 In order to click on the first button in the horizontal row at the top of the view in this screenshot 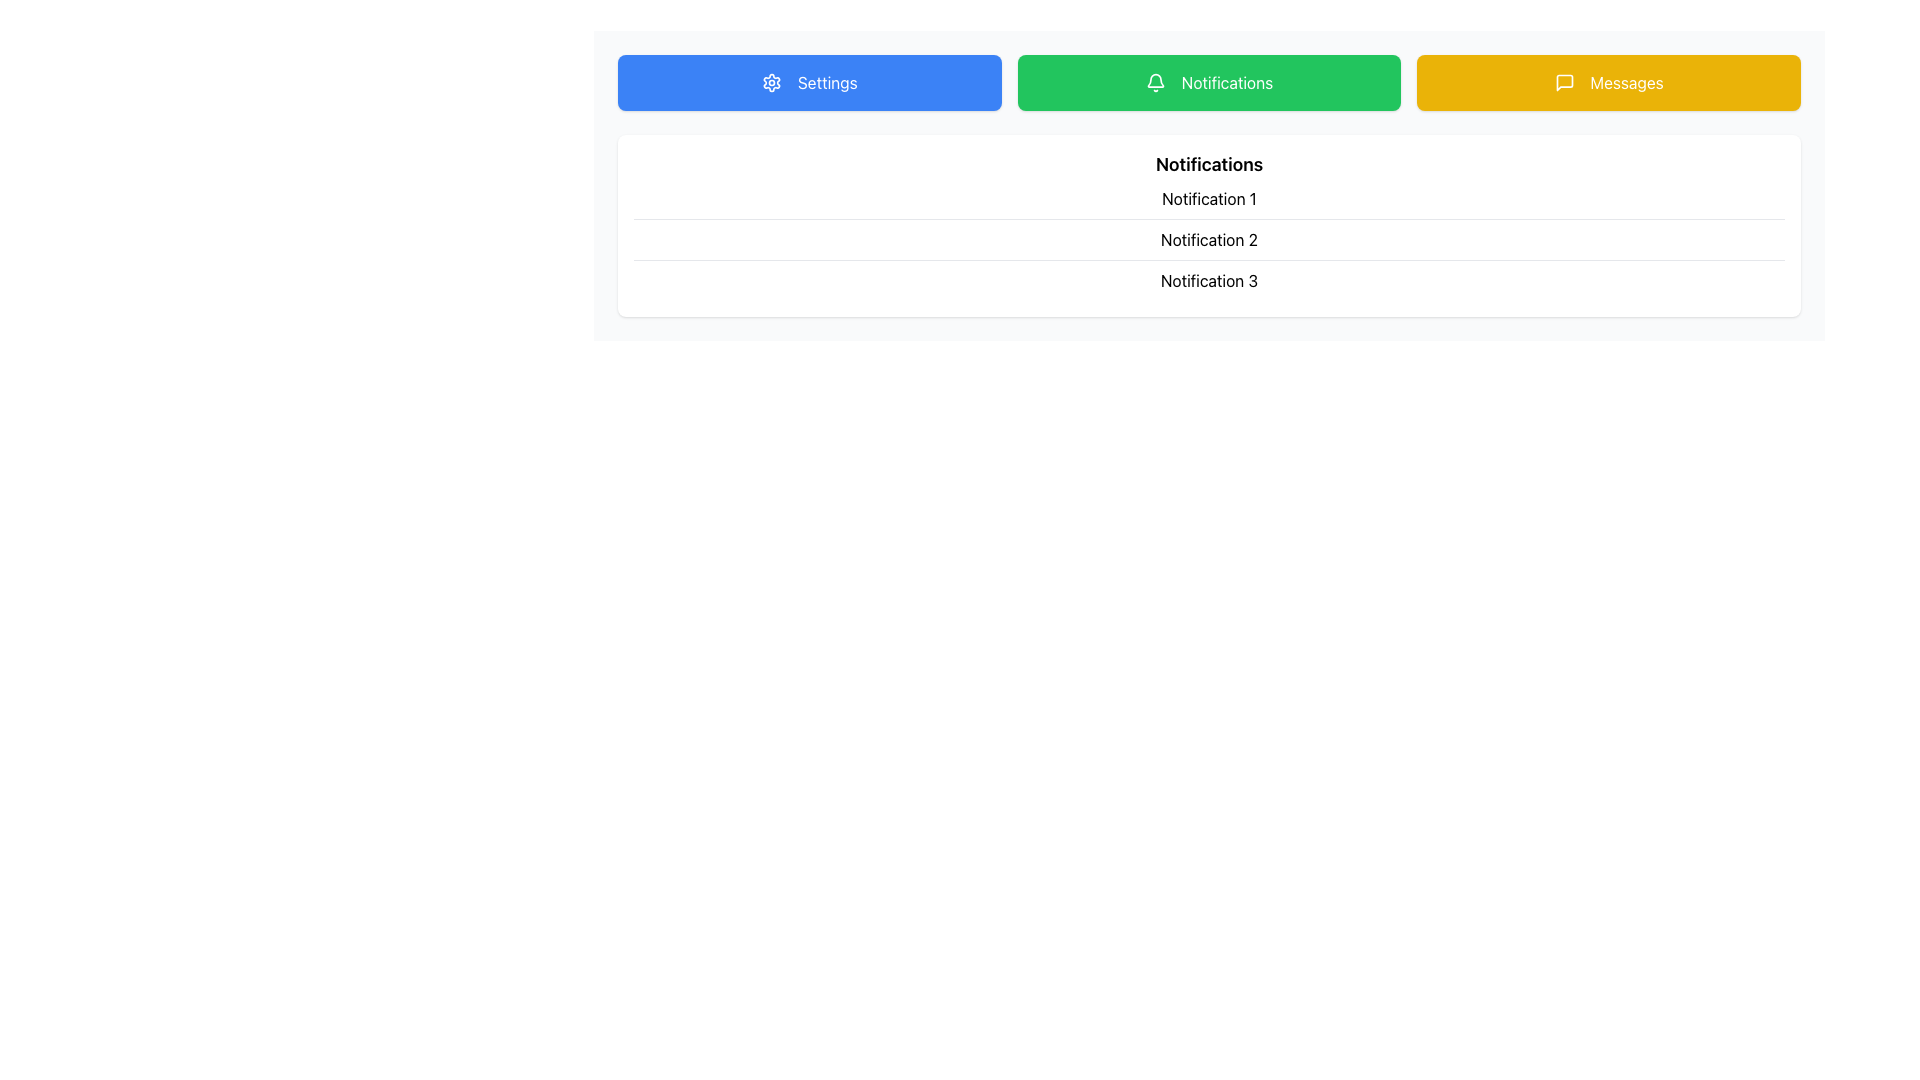, I will do `click(809, 82)`.